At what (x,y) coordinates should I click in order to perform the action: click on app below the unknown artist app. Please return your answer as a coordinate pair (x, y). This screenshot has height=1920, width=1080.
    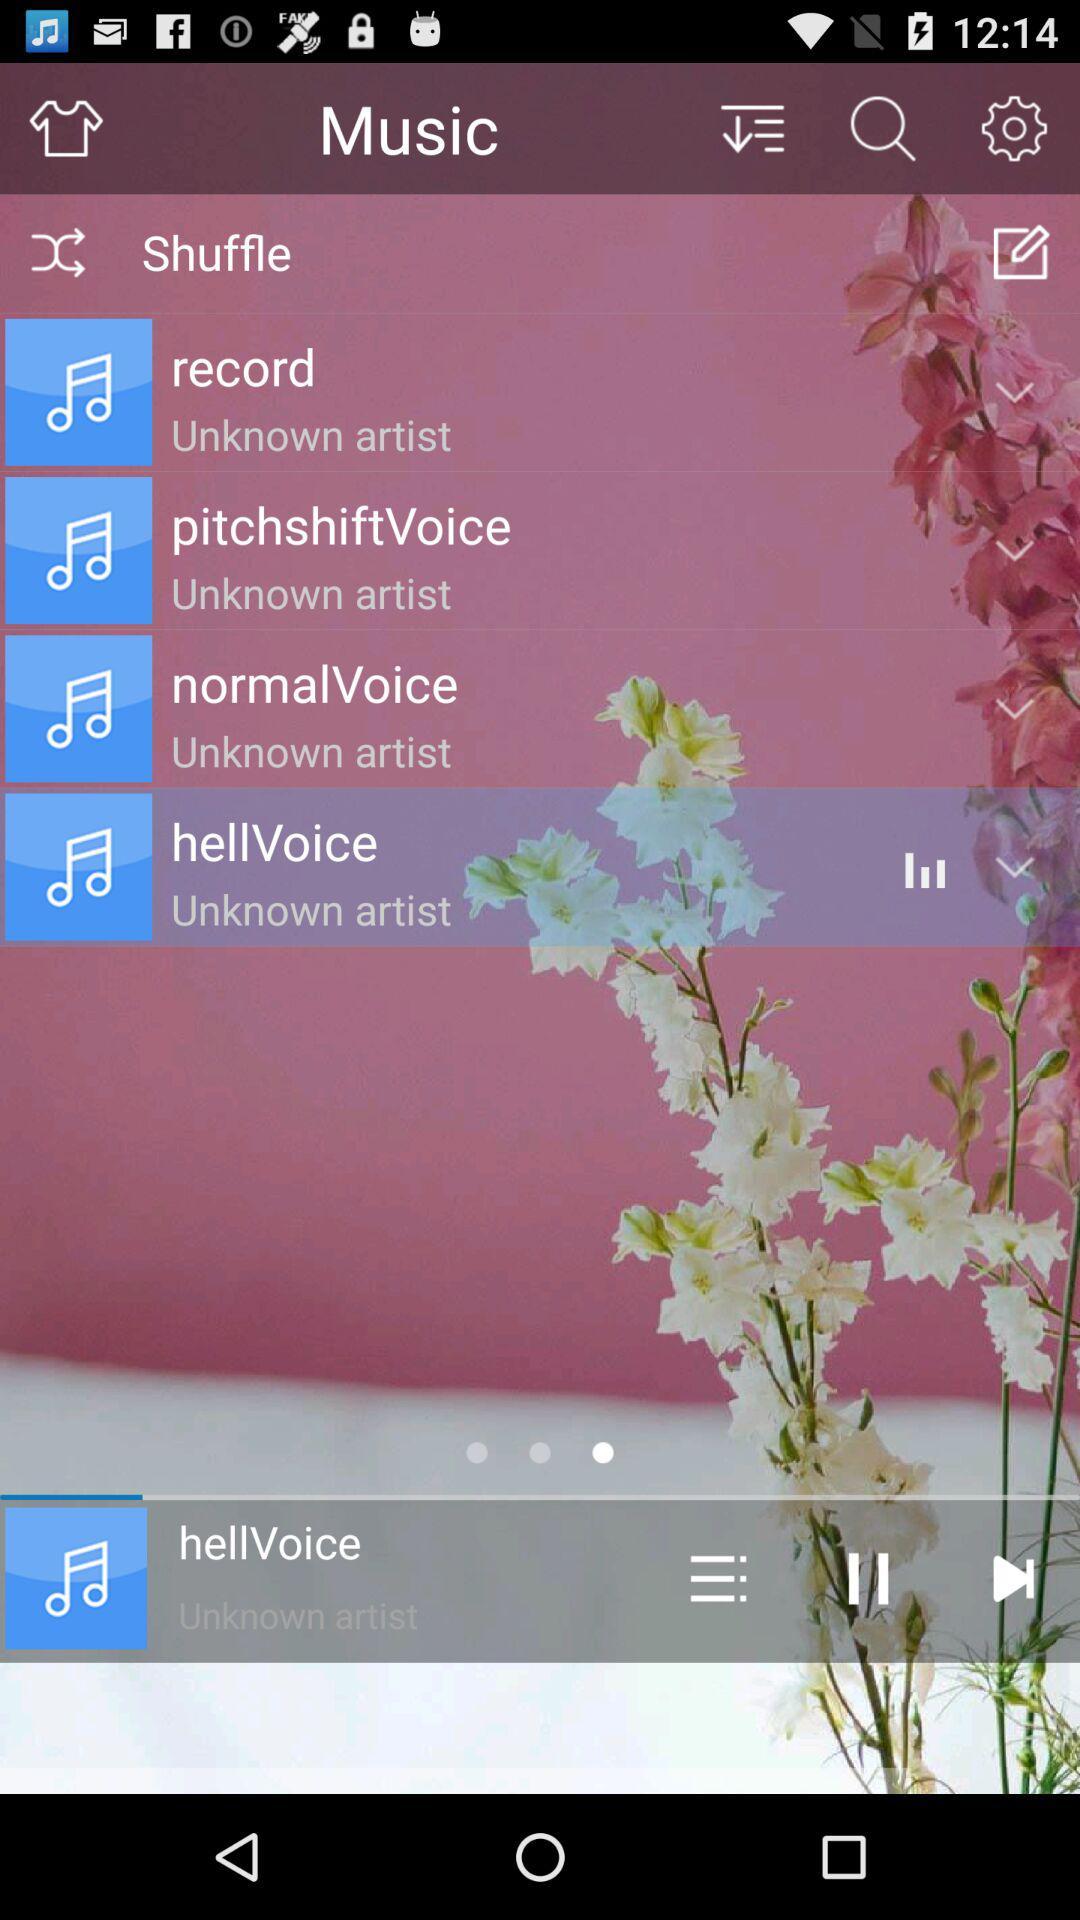
    Looking at the image, I should click on (540, 1727).